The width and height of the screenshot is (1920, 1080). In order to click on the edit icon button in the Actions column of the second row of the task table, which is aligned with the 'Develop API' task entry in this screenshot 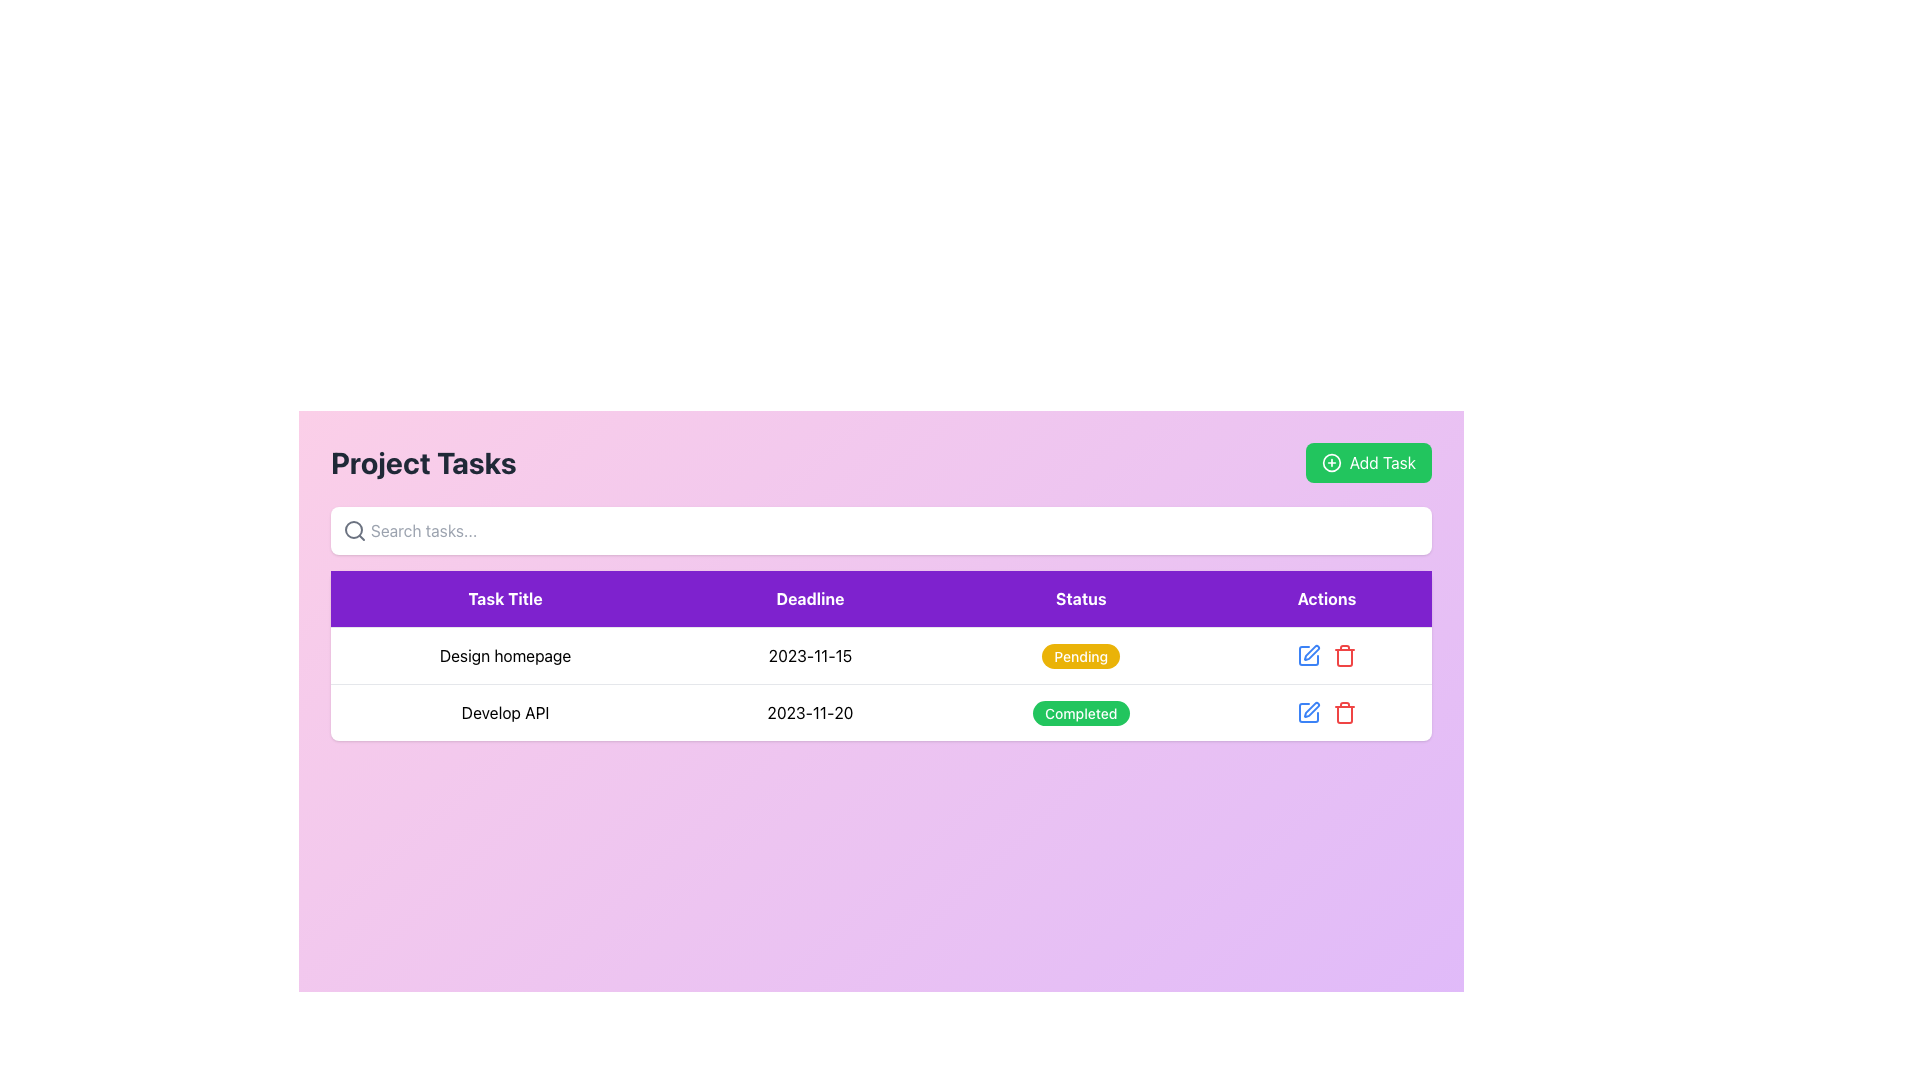, I will do `click(1311, 652)`.